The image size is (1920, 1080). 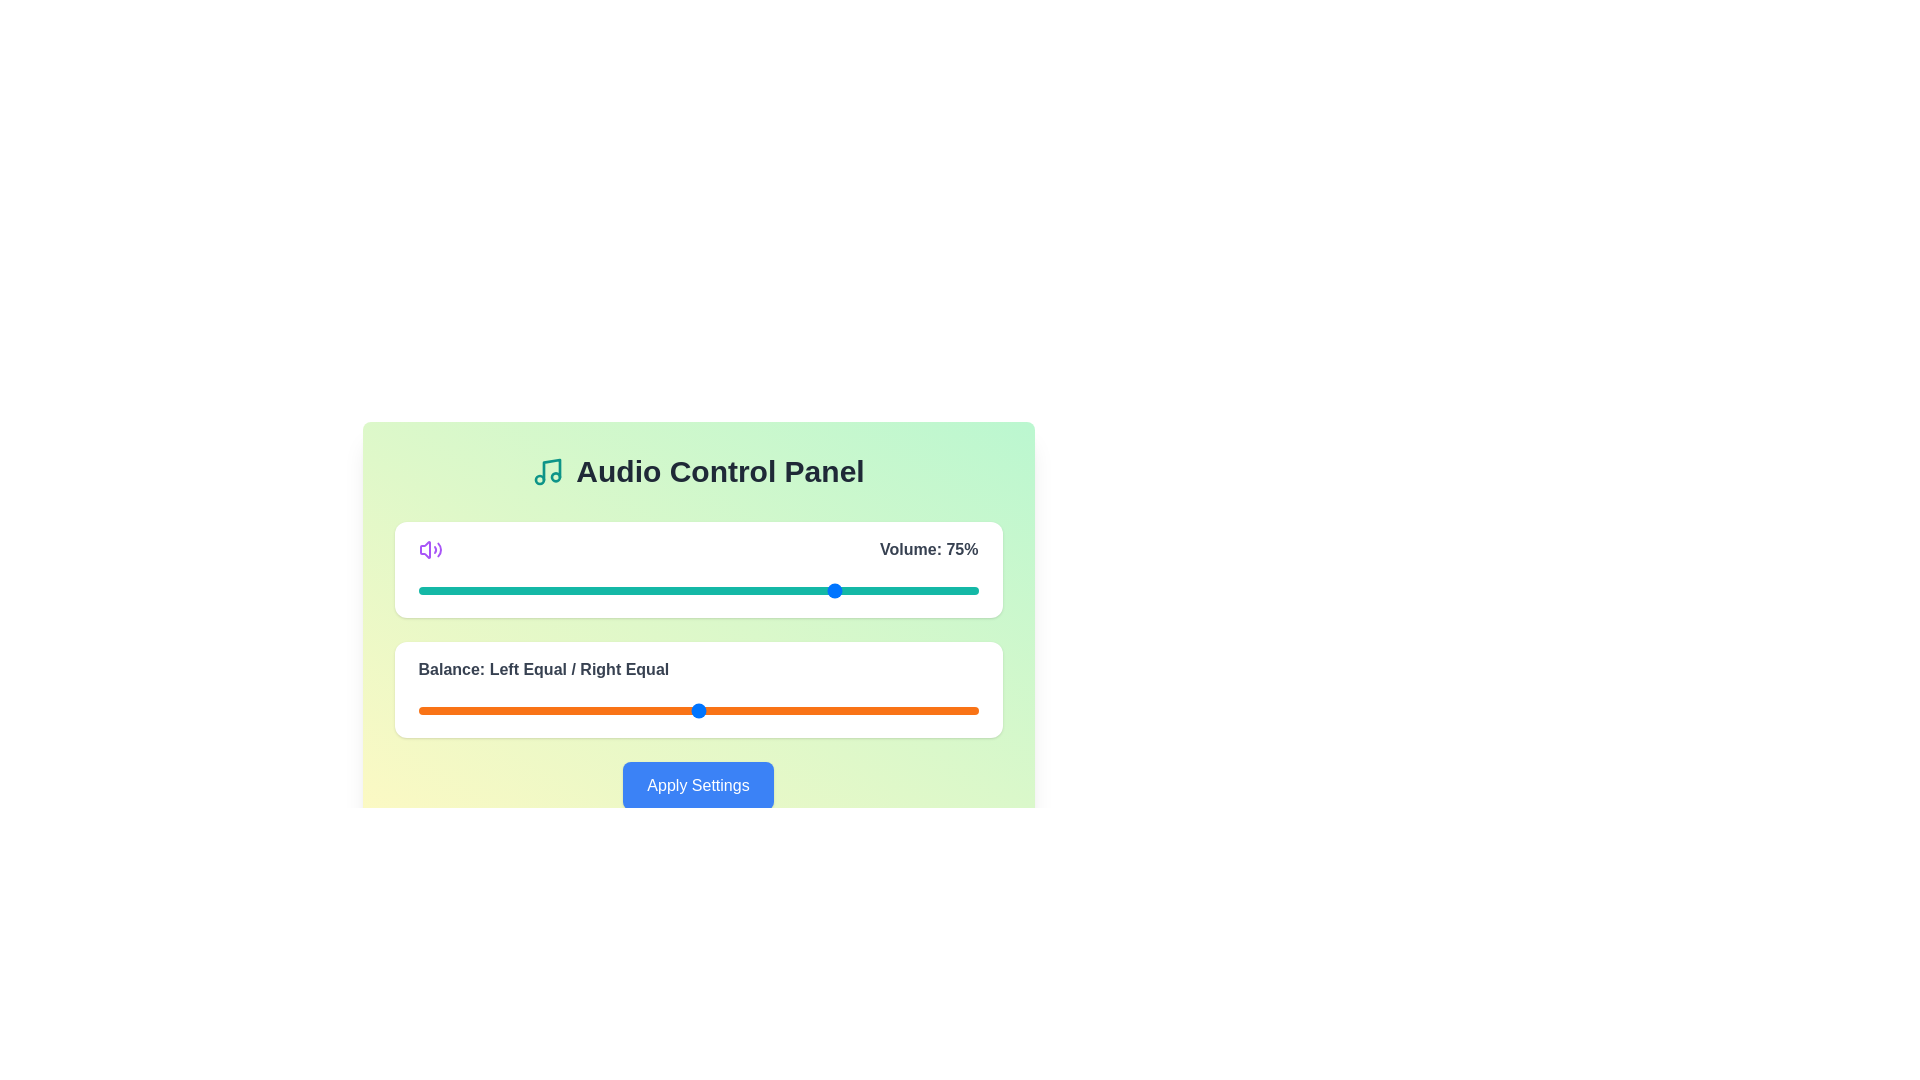 What do you see at coordinates (508, 589) in the screenshot?
I see `the volume slider to 16 percent` at bounding box center [508, 589].